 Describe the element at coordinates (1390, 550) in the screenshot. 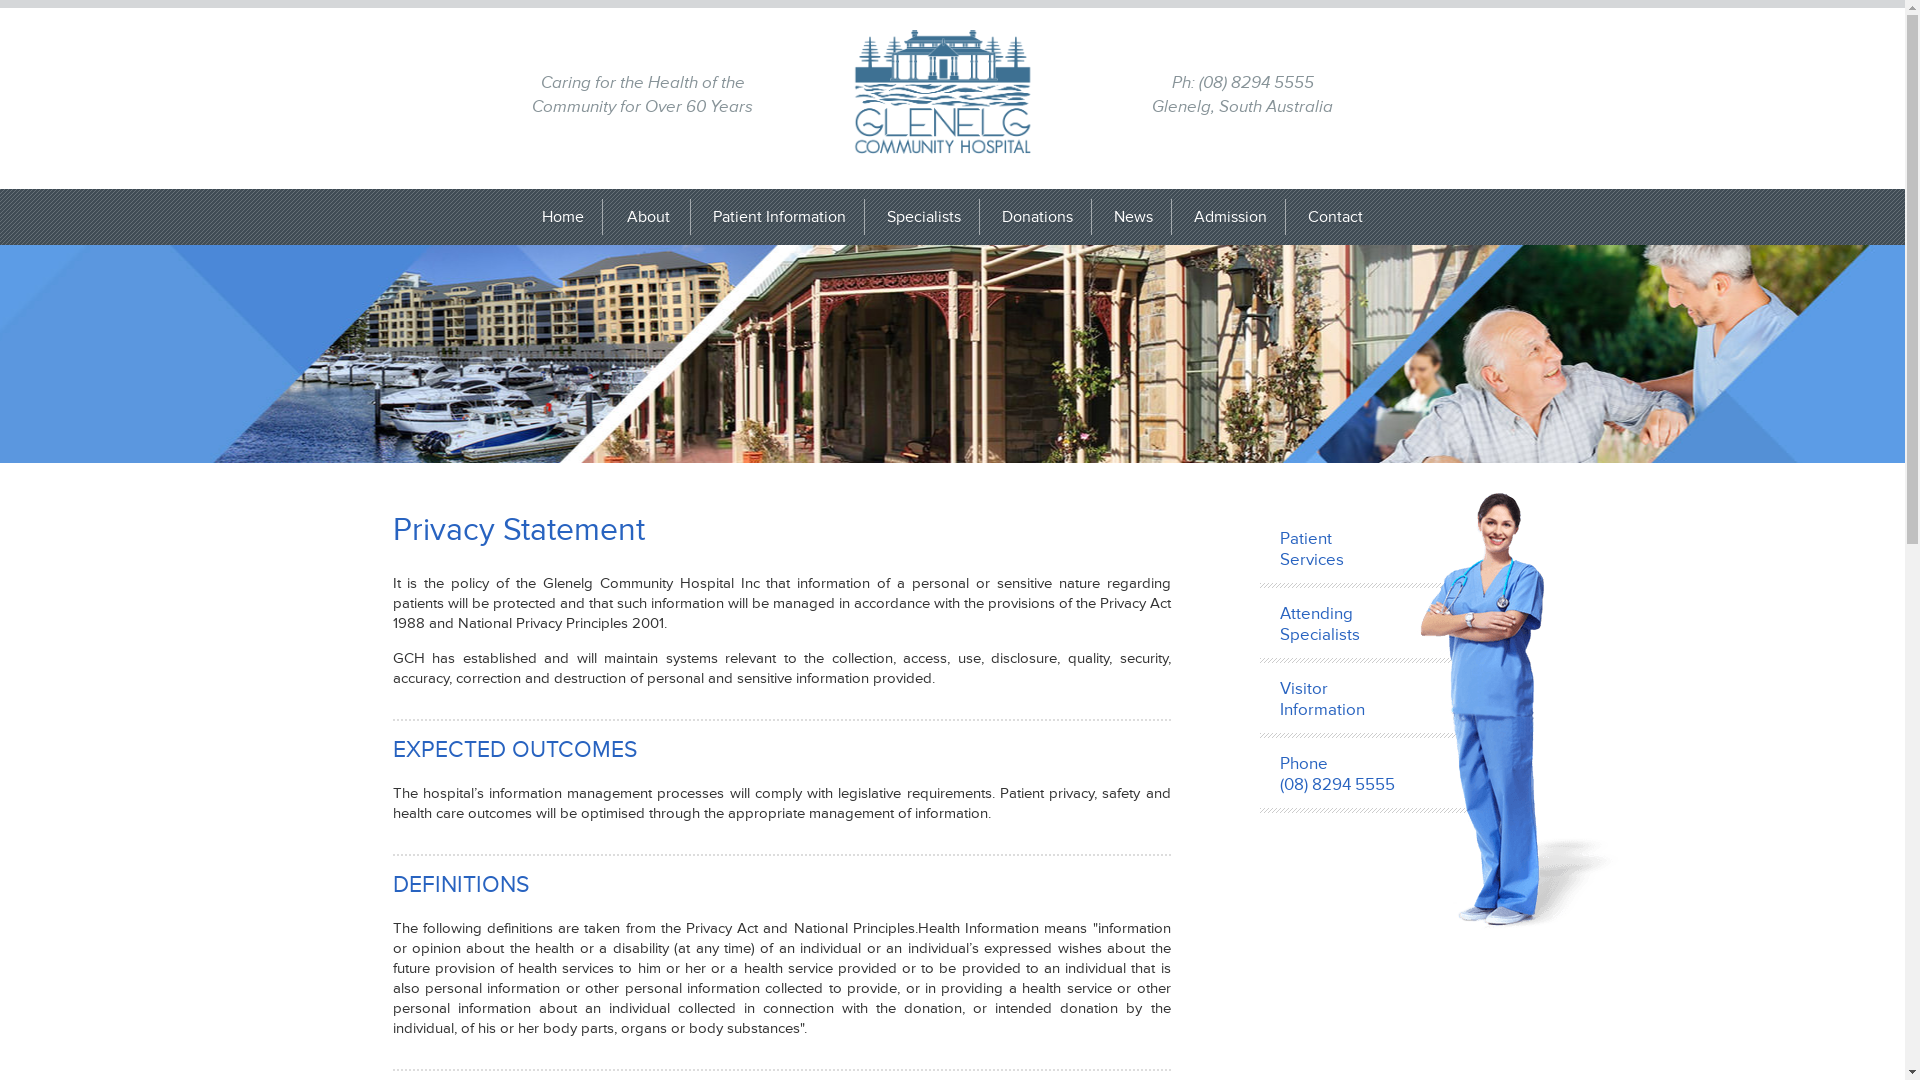

I see `'Patient` at that location.